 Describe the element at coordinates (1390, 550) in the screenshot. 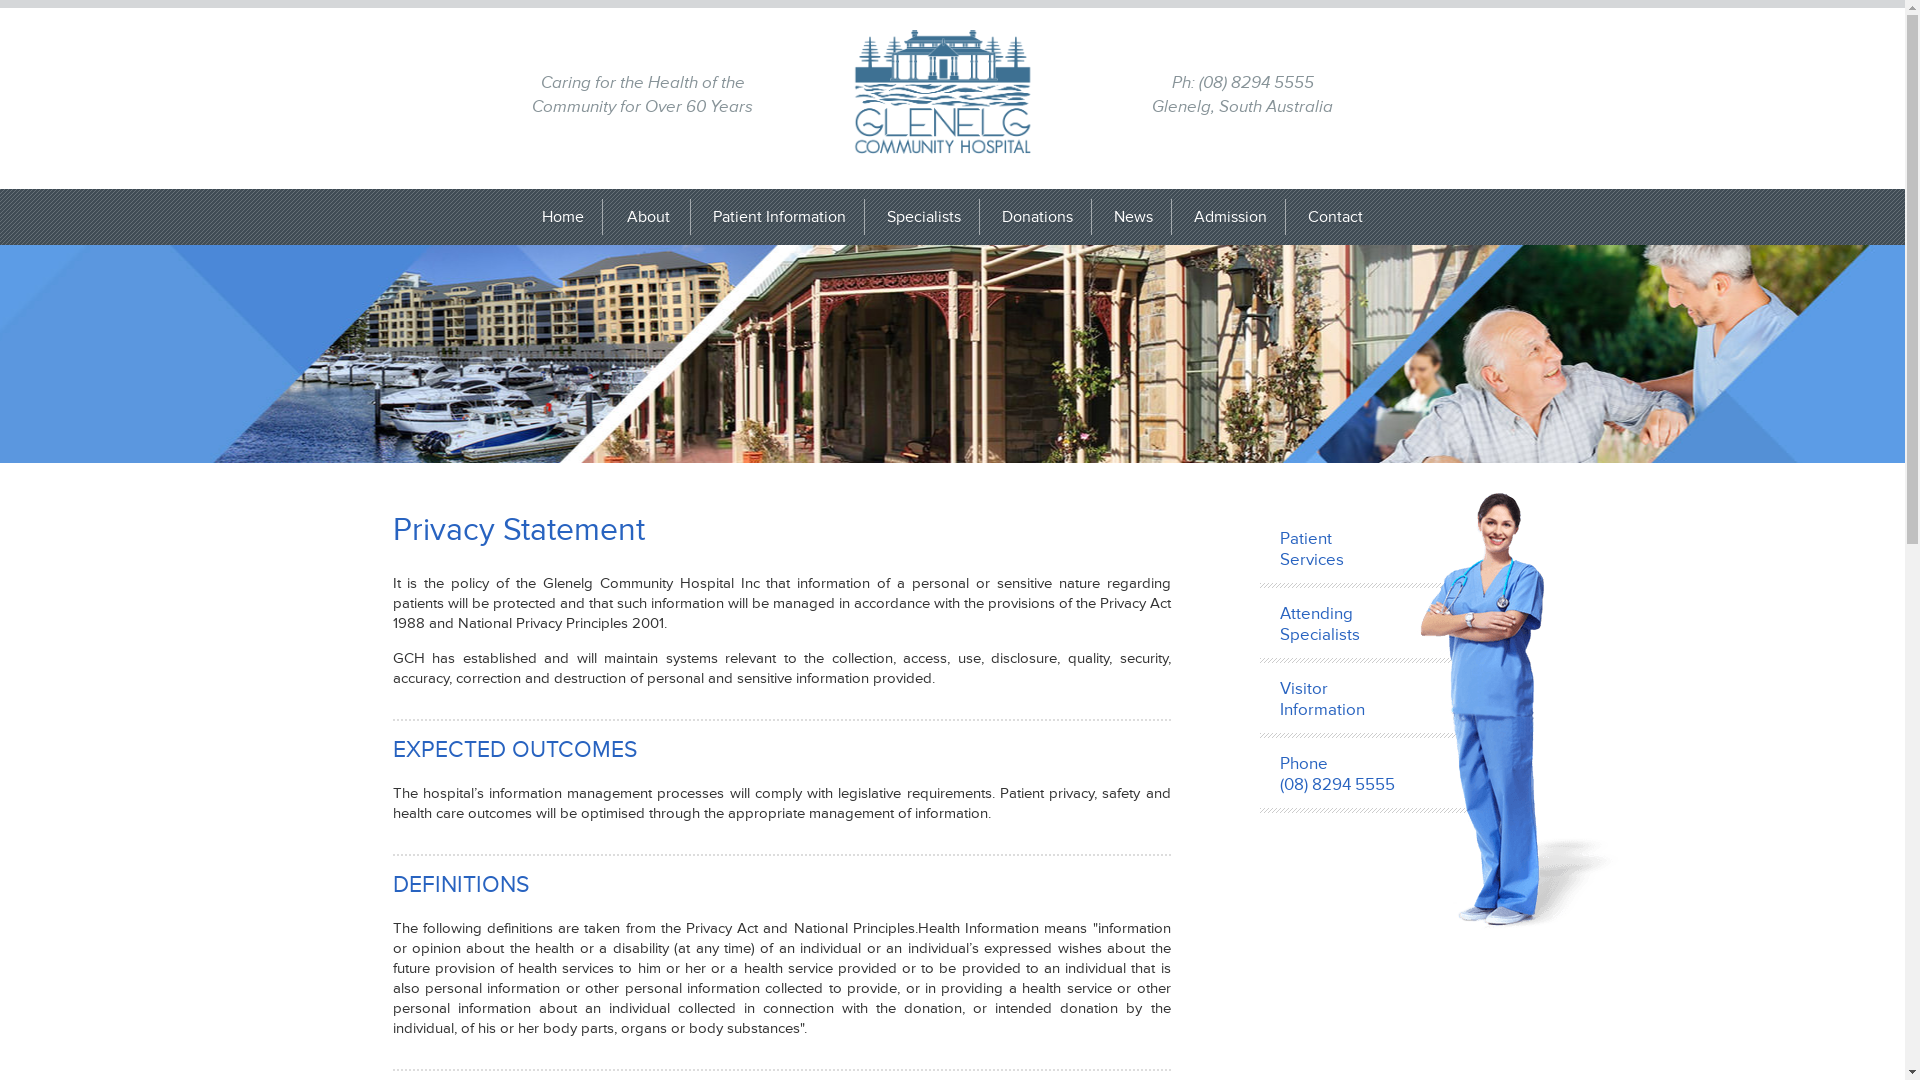

I see `'Patient` at that location.